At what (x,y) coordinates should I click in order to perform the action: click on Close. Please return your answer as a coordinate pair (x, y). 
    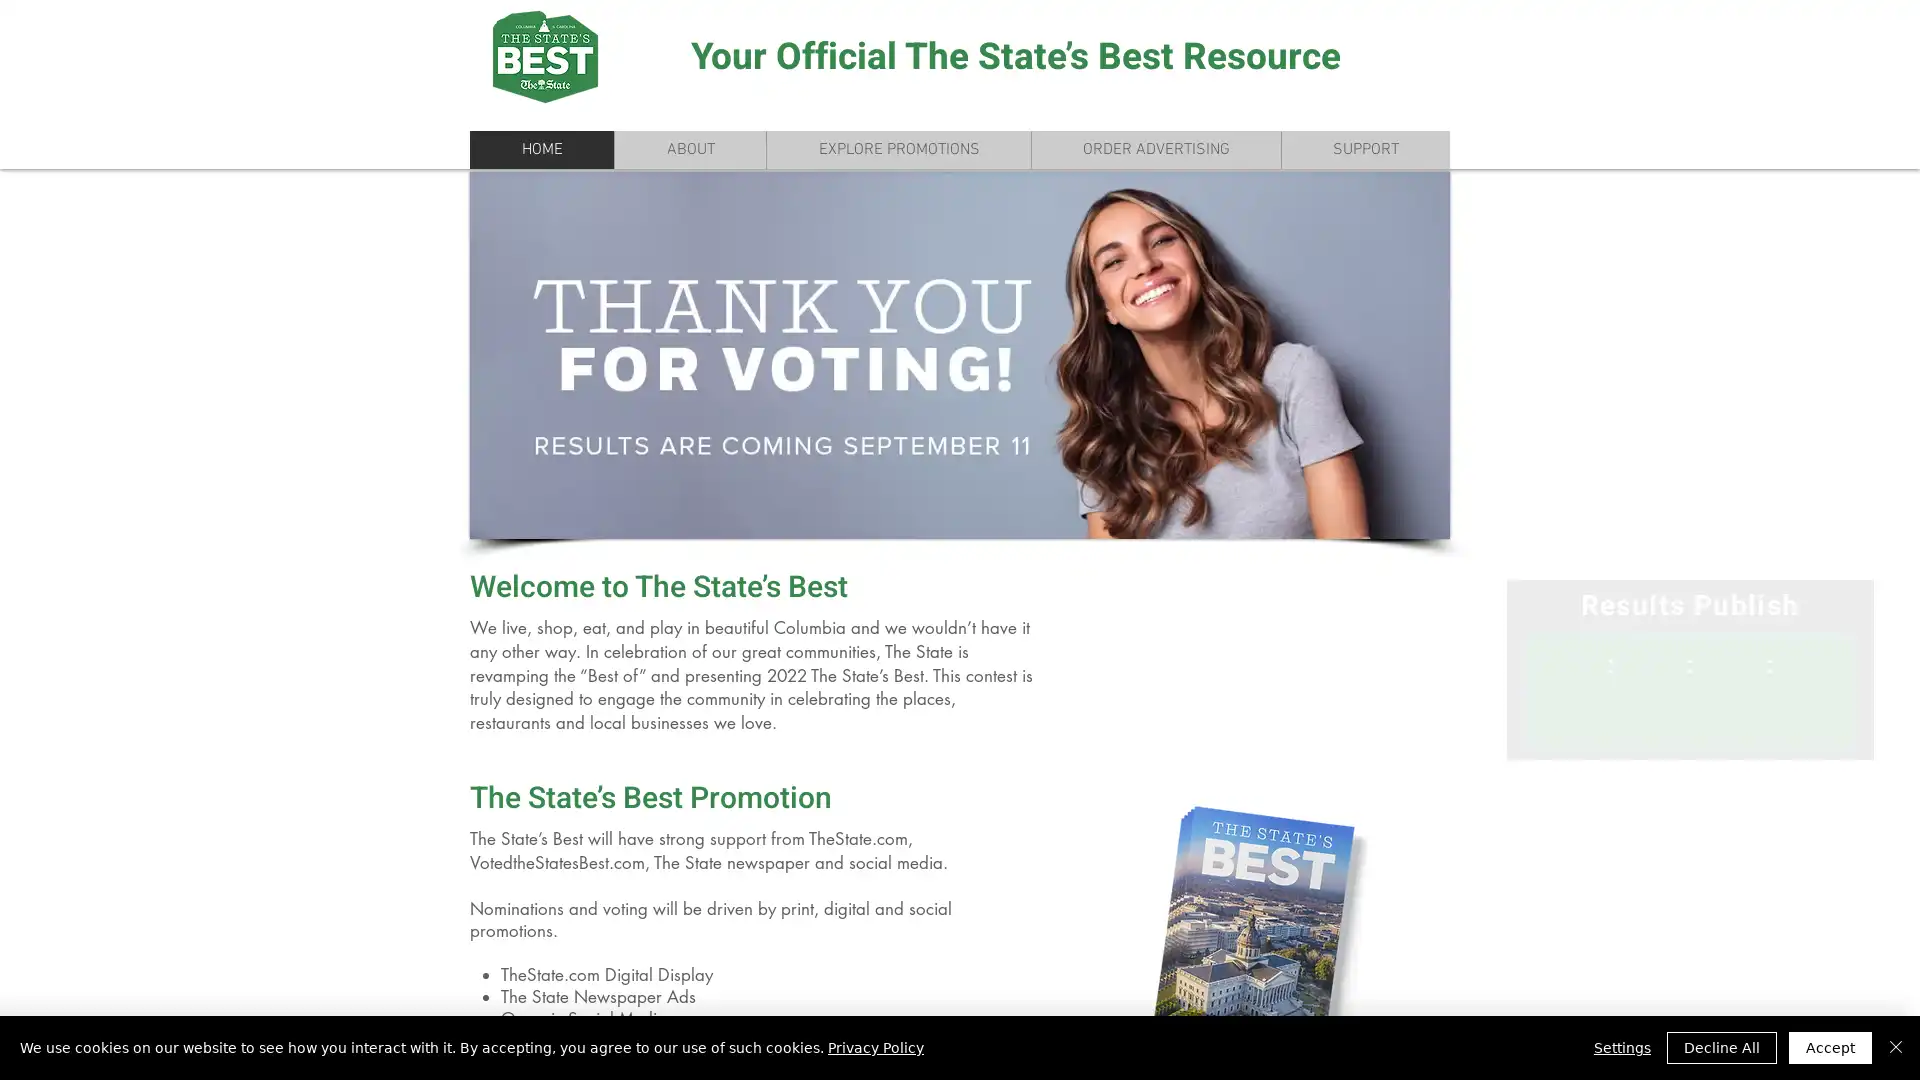
    Looking at the image, I should click on (1895, 1047).